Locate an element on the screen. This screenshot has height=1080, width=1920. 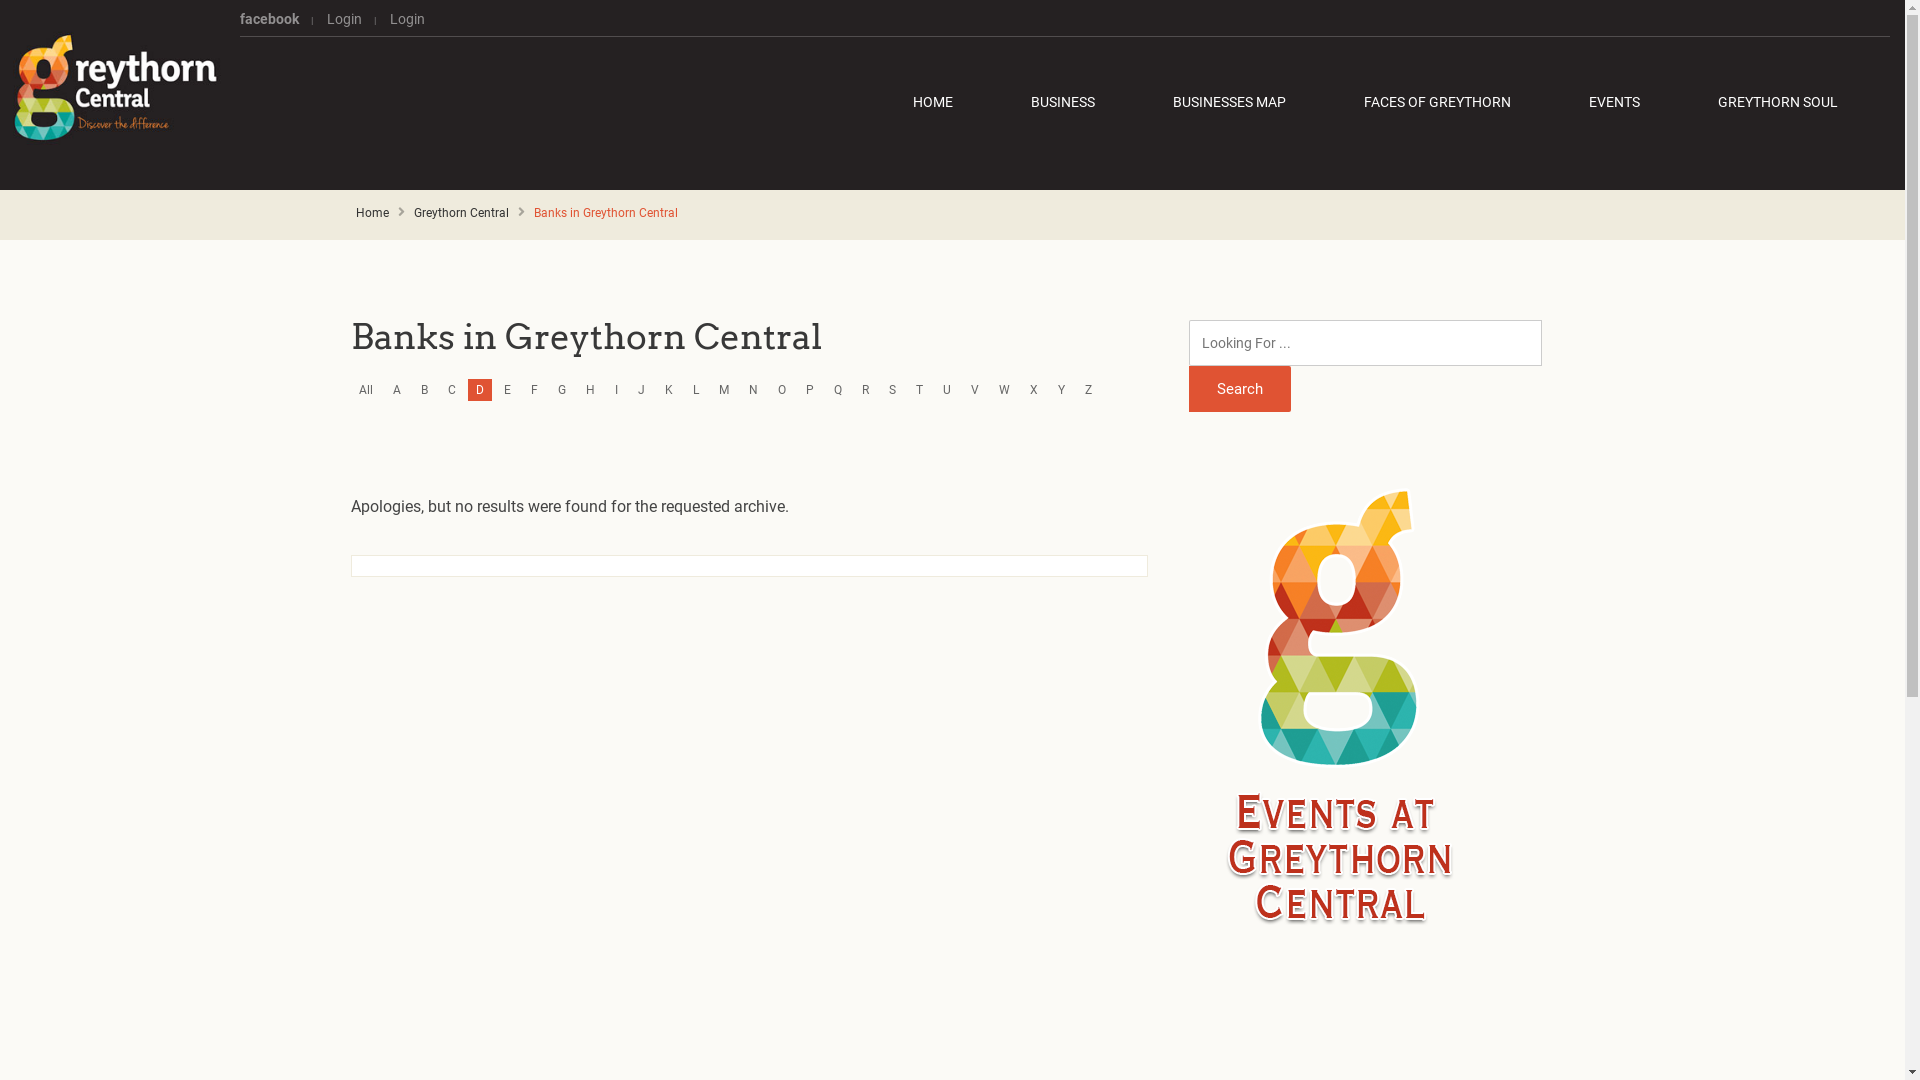
'W' is located at coordinates (1004, 389).